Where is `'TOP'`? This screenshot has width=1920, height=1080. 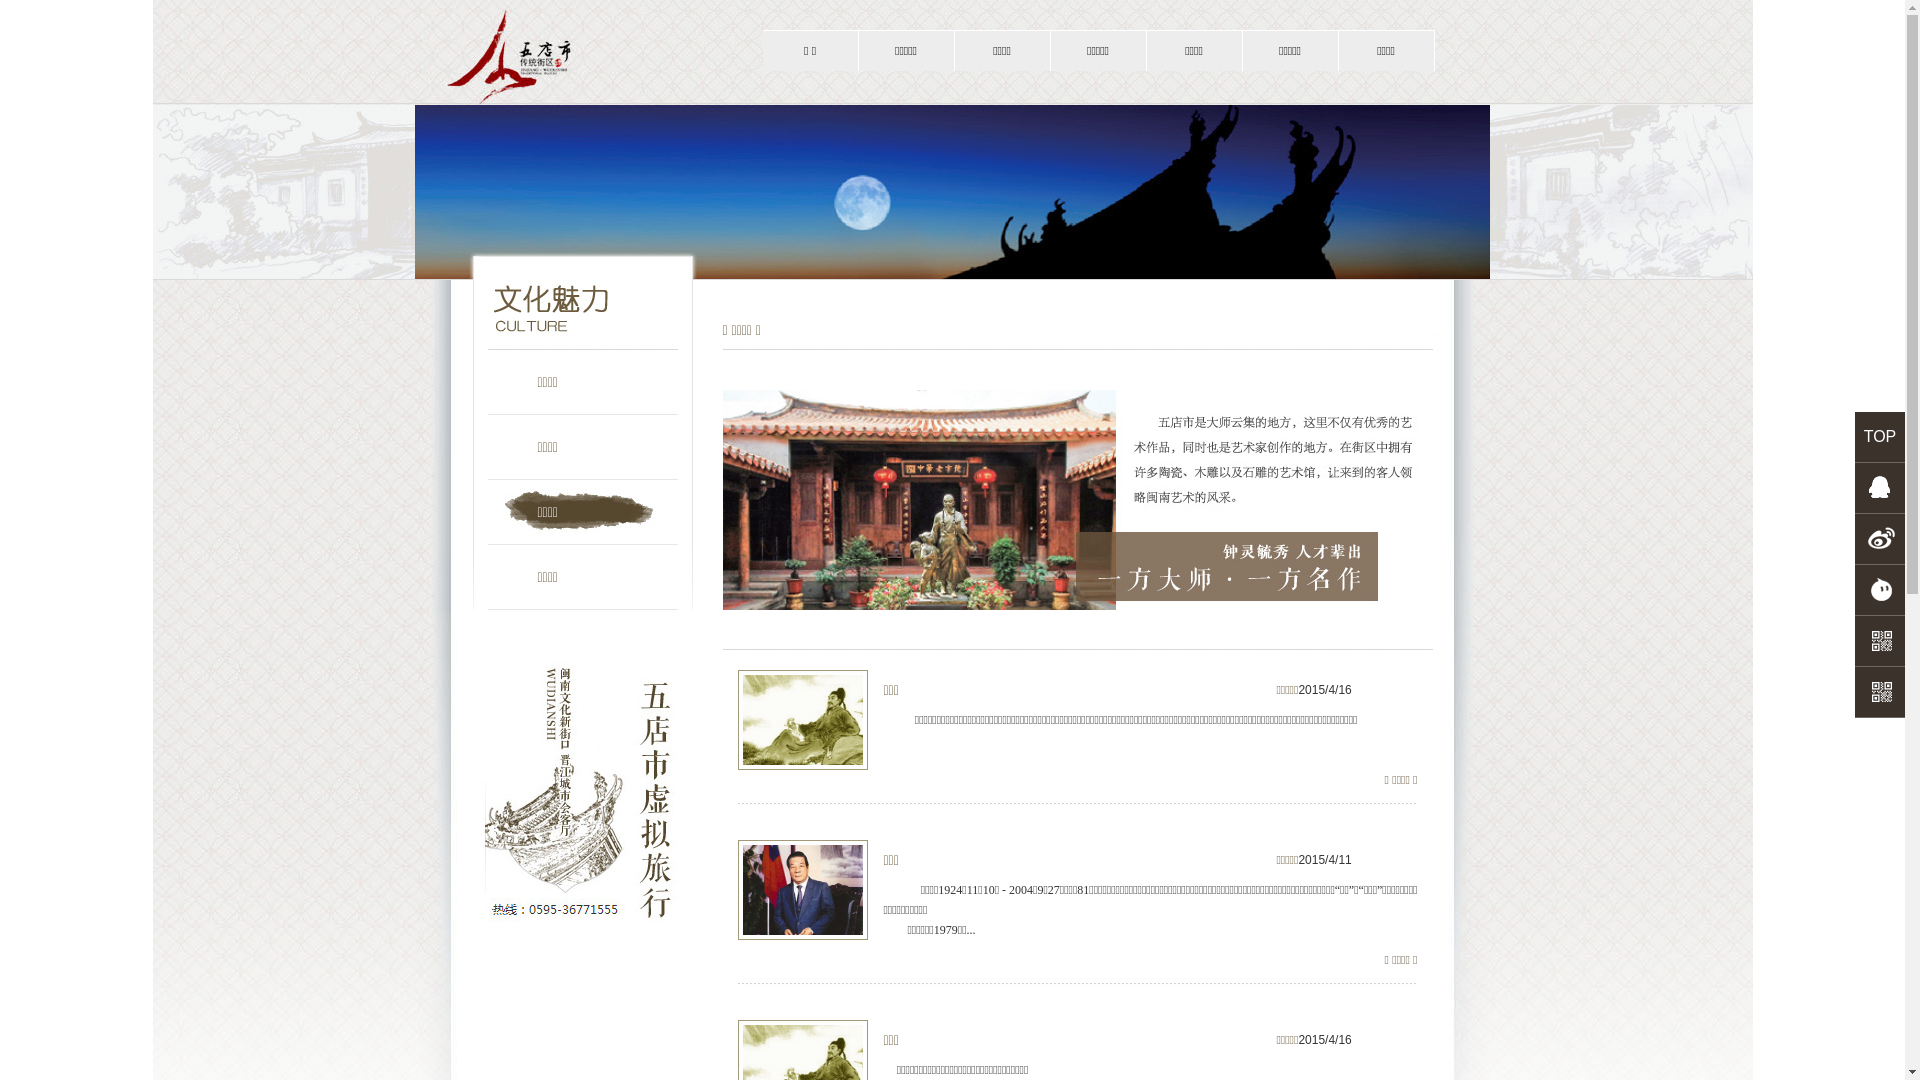 'TOP' is located at coordinates (1879, 435).